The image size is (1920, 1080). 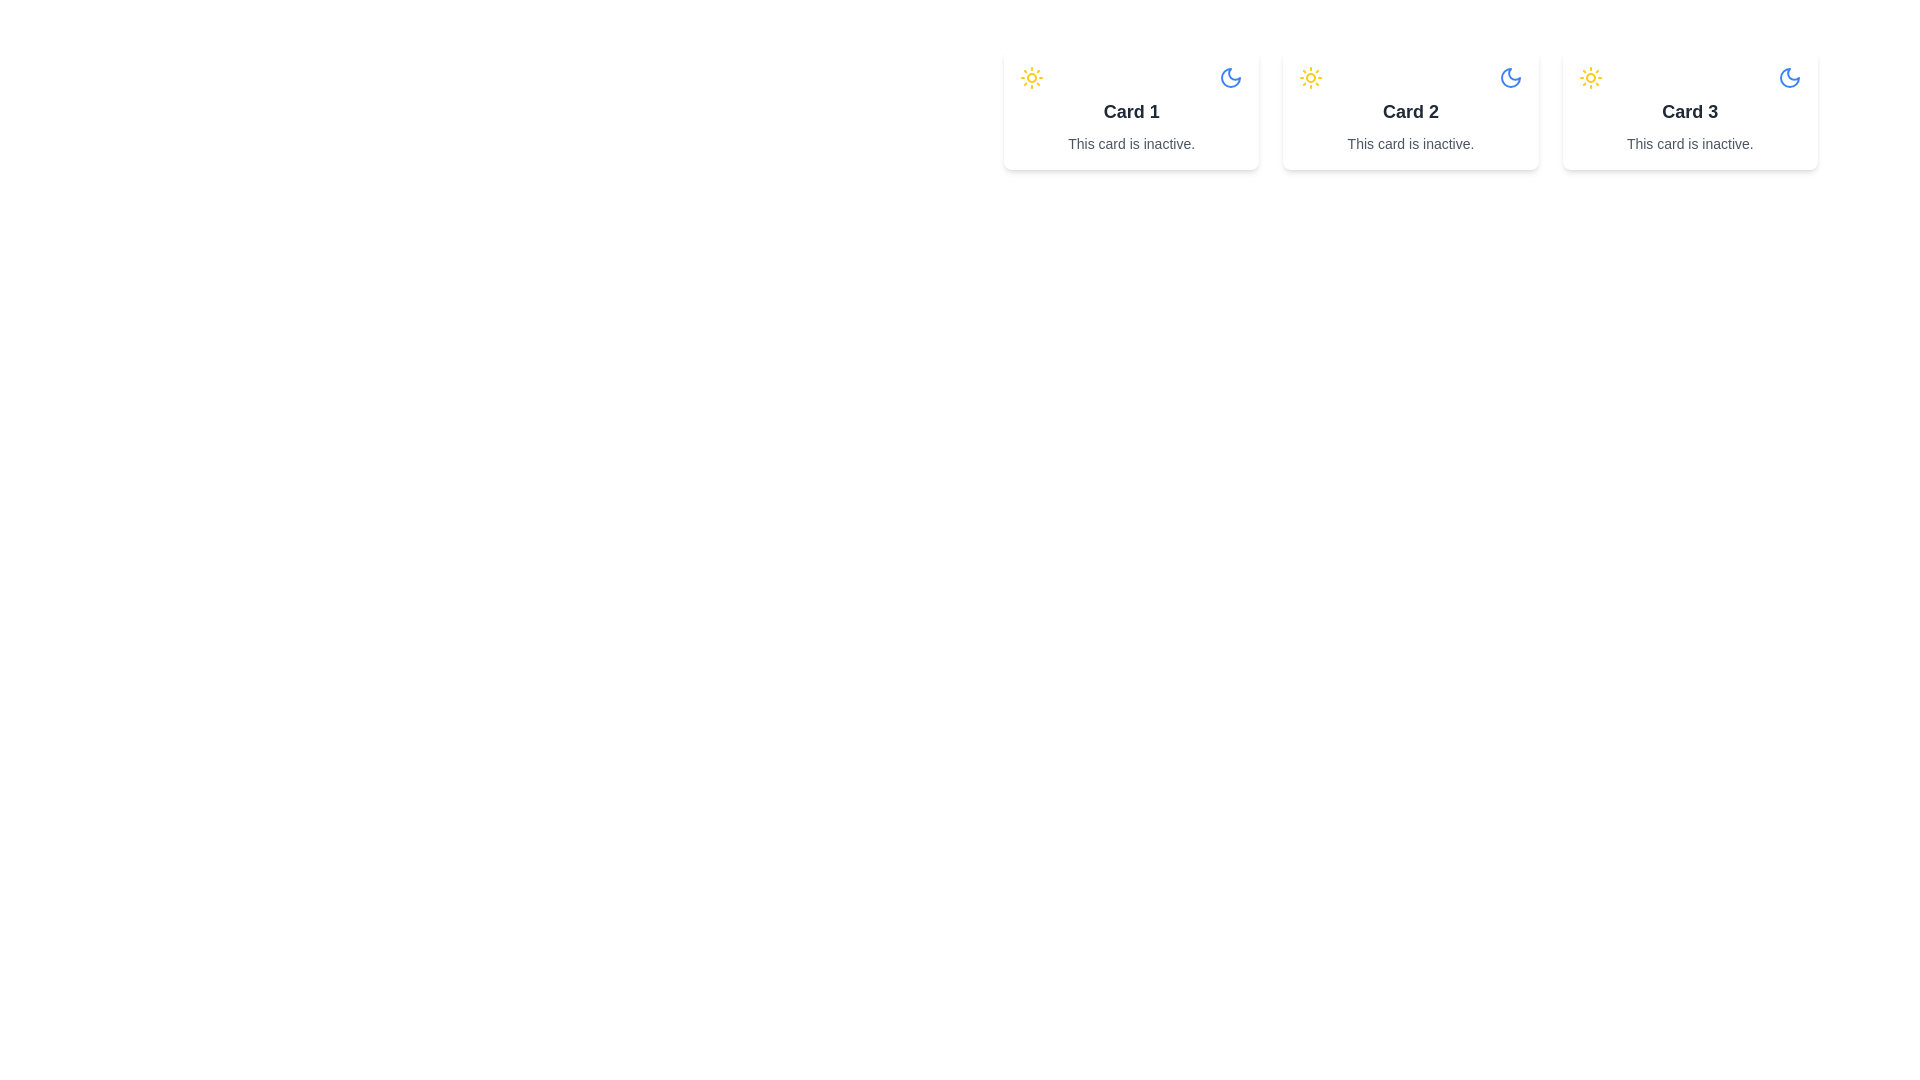 What do you see at coordinates (1589, 76) in the screenshot?
I see `the sunny icon located in the top left area inside 'Card 3' for additional information` at bounding box center [1589, 76].